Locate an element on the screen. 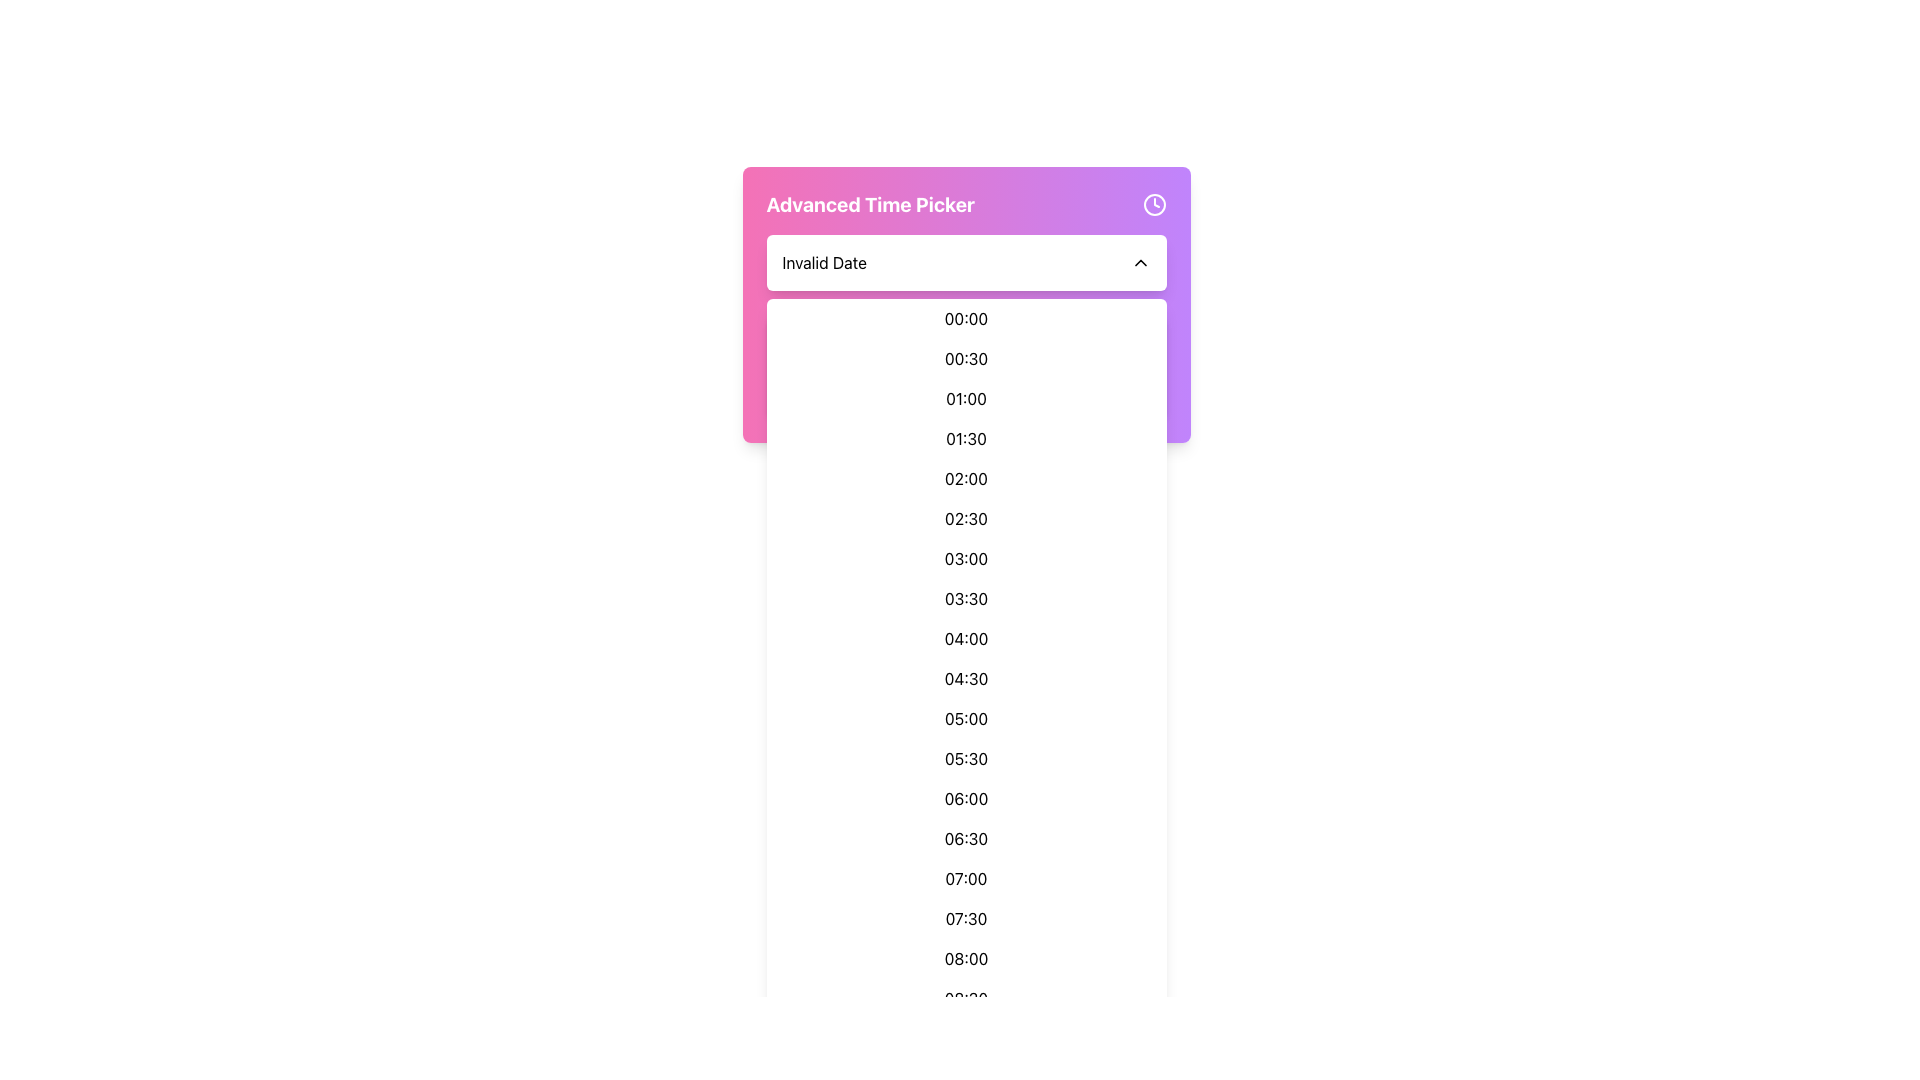  the text item representing '02:00' in the Advanced Time Picker dropdown menu is located at coordinates (966, 478).